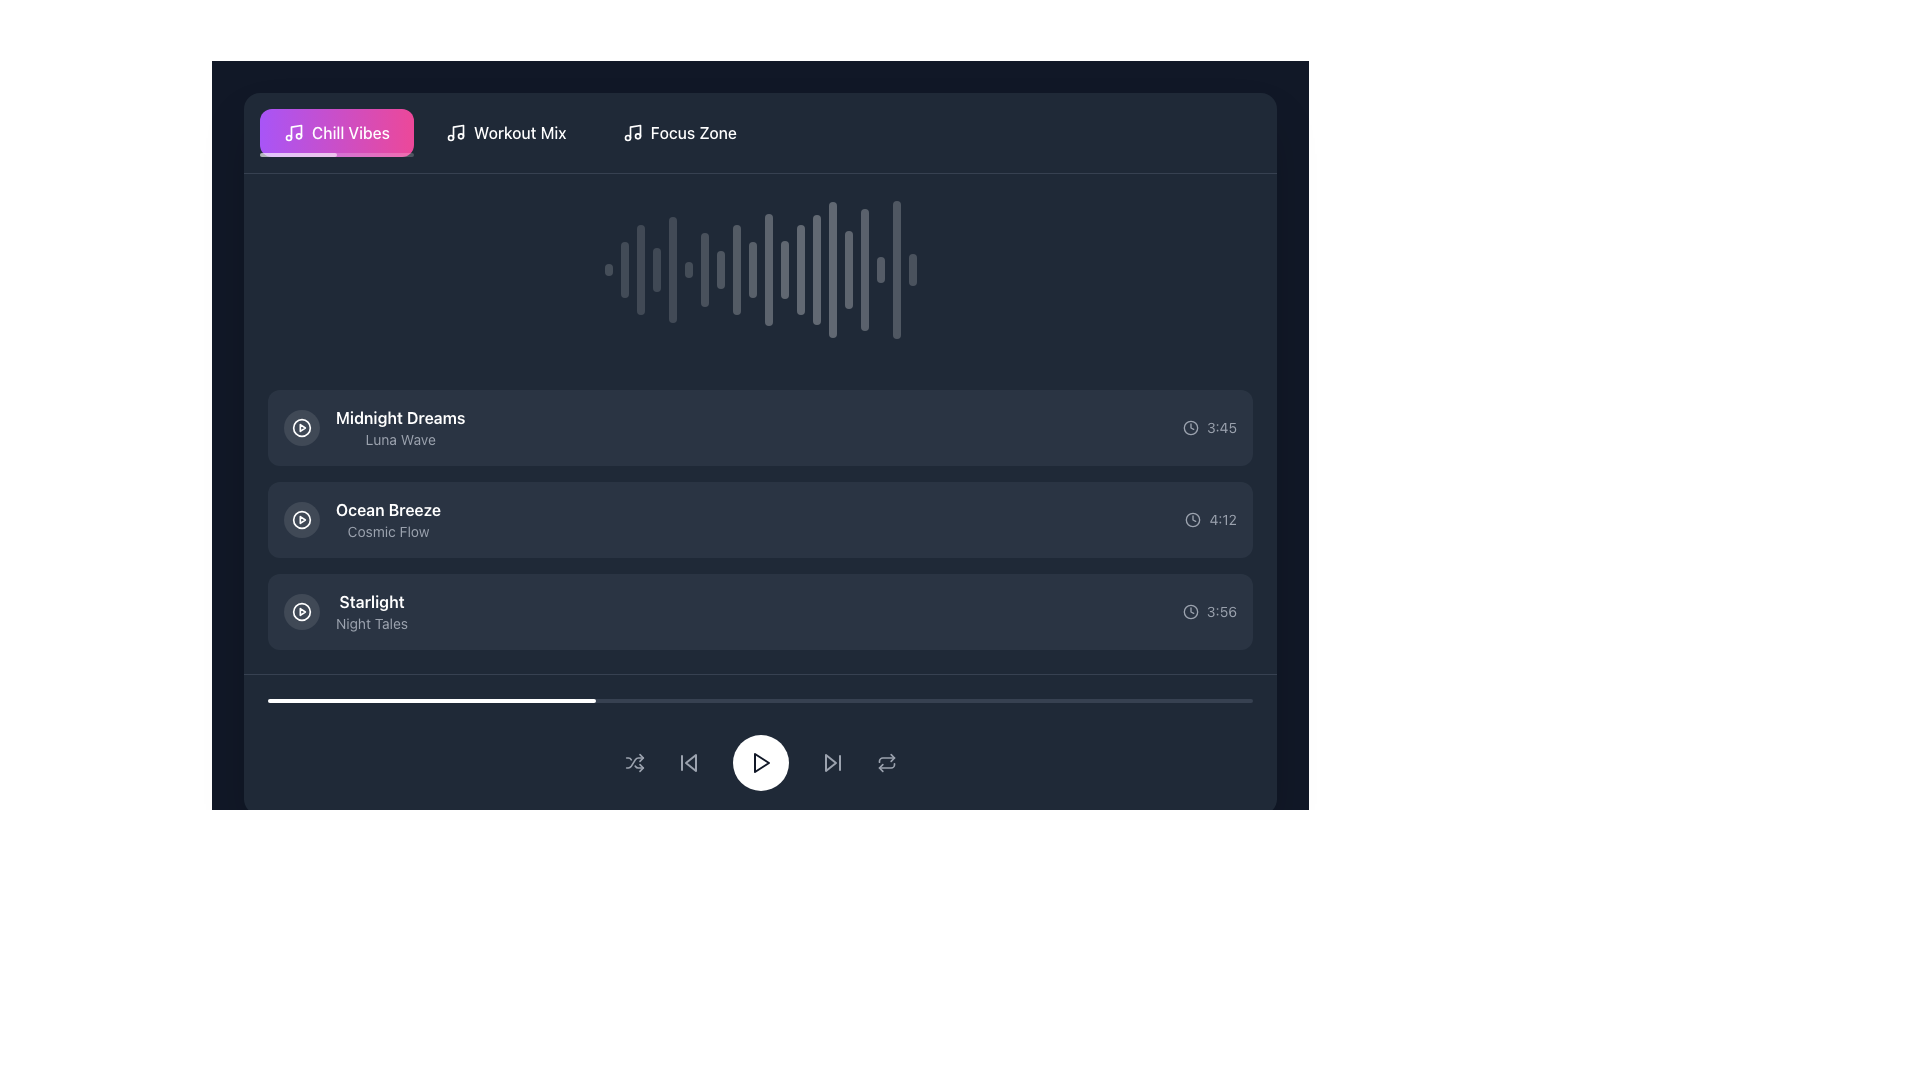  I want to click on the gray 'repeat' icon button located in the playback control area, which changes to white when hovered over, so click(885, 763).